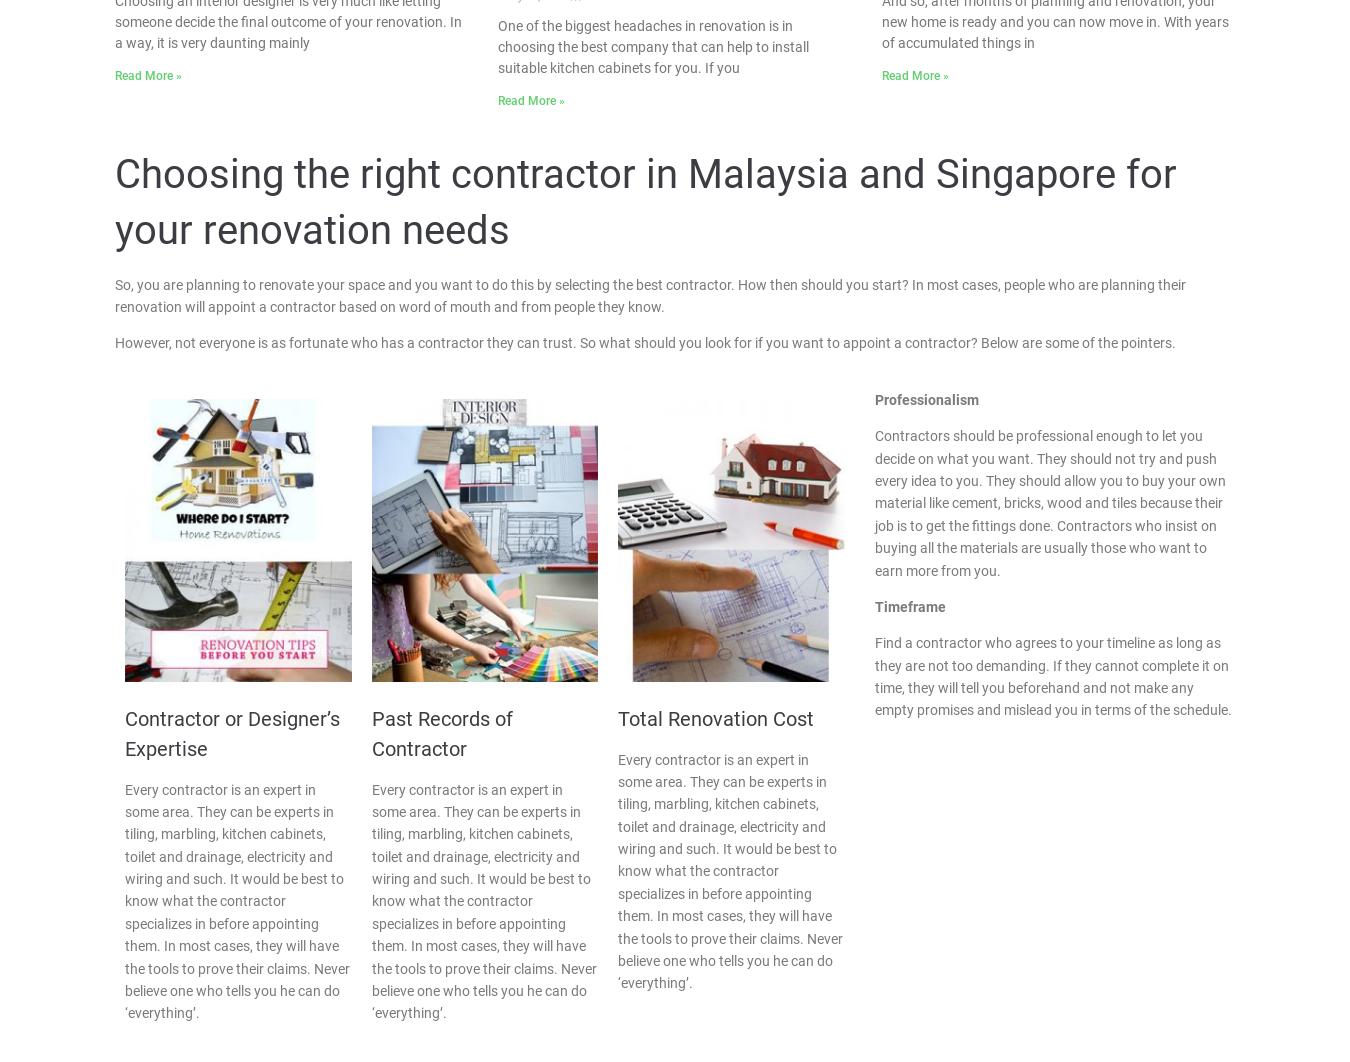  What do you see at coordinates (650, 294) in the screenshot?
I see `'So, you are planning to renovate your space and you want to do this by selecting the best contractor. How then should you start? In most cases, people who are planning their renovation will appoint a contractor based on word of mouth and from people they know.'` at bounding box center [650, 294].